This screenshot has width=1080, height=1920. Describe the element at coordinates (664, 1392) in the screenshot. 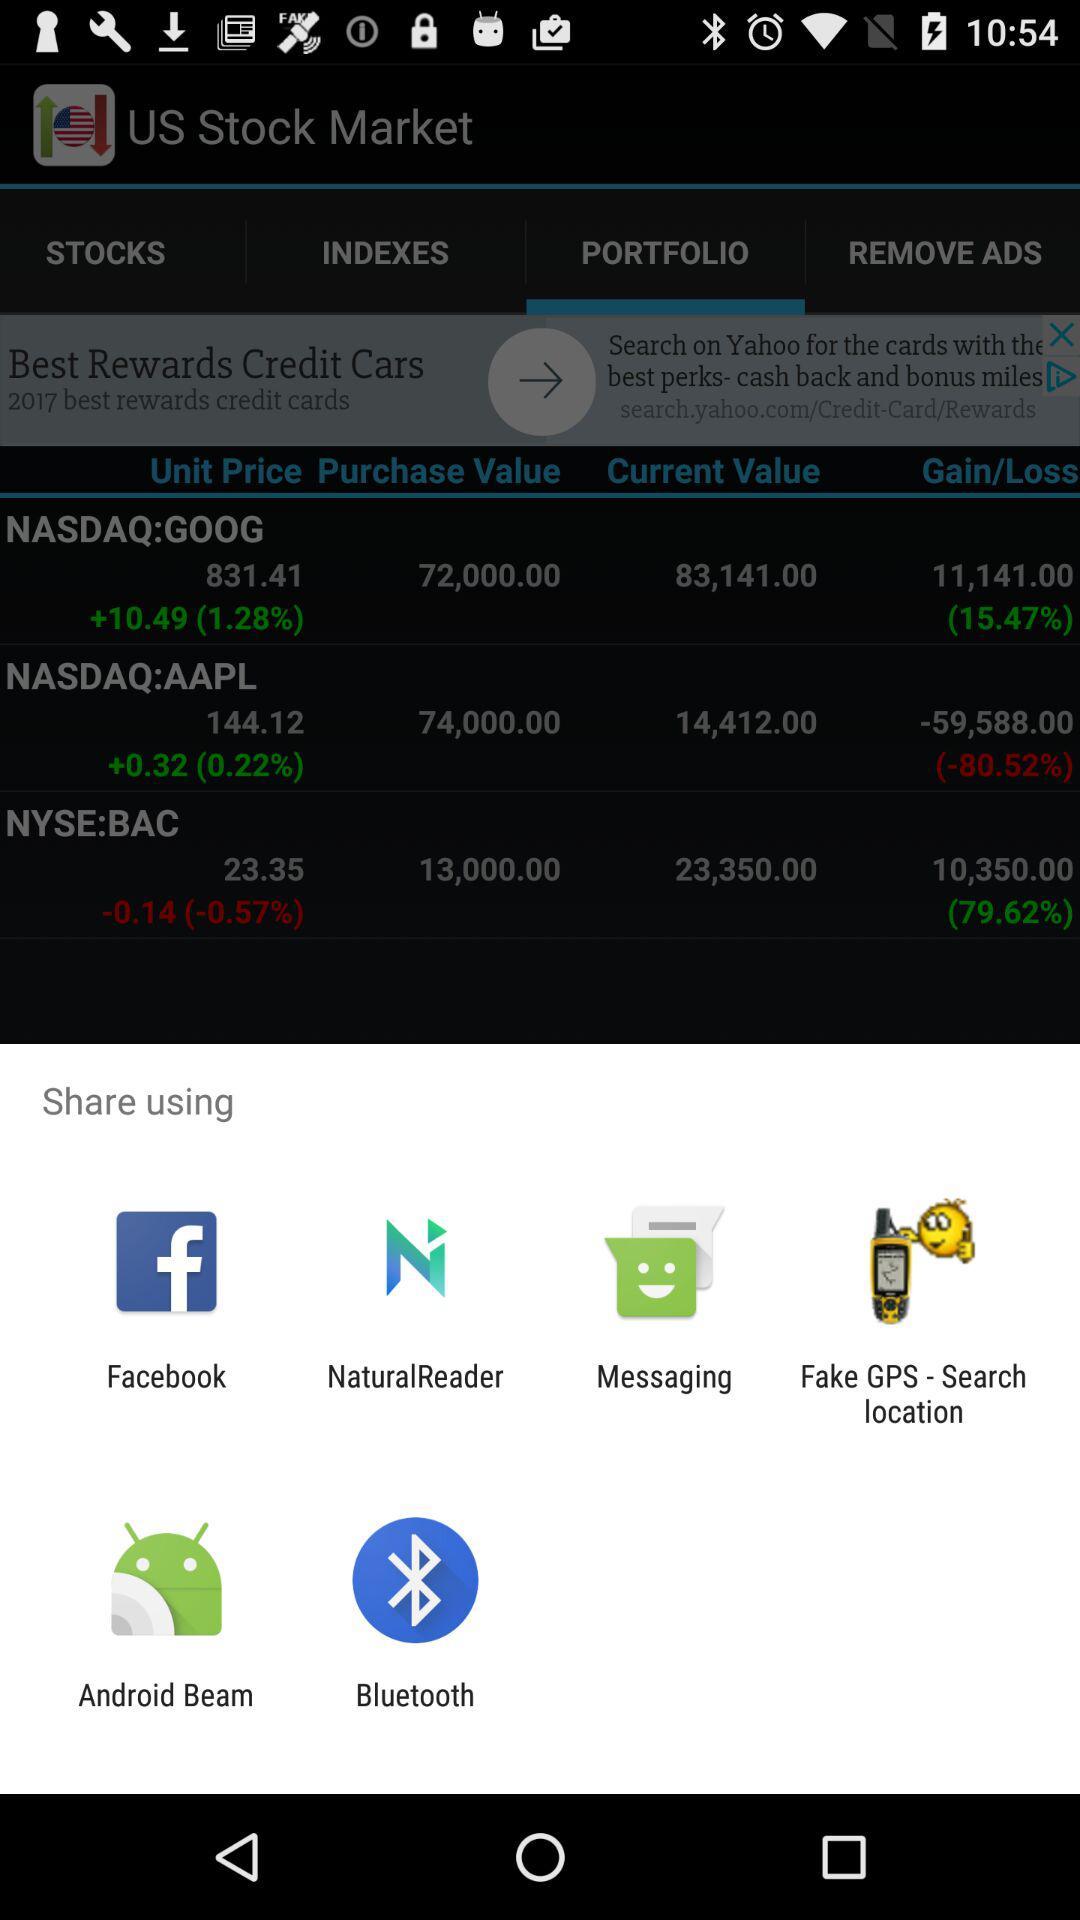

I see `the item to the right of naturalreader app` at that location.